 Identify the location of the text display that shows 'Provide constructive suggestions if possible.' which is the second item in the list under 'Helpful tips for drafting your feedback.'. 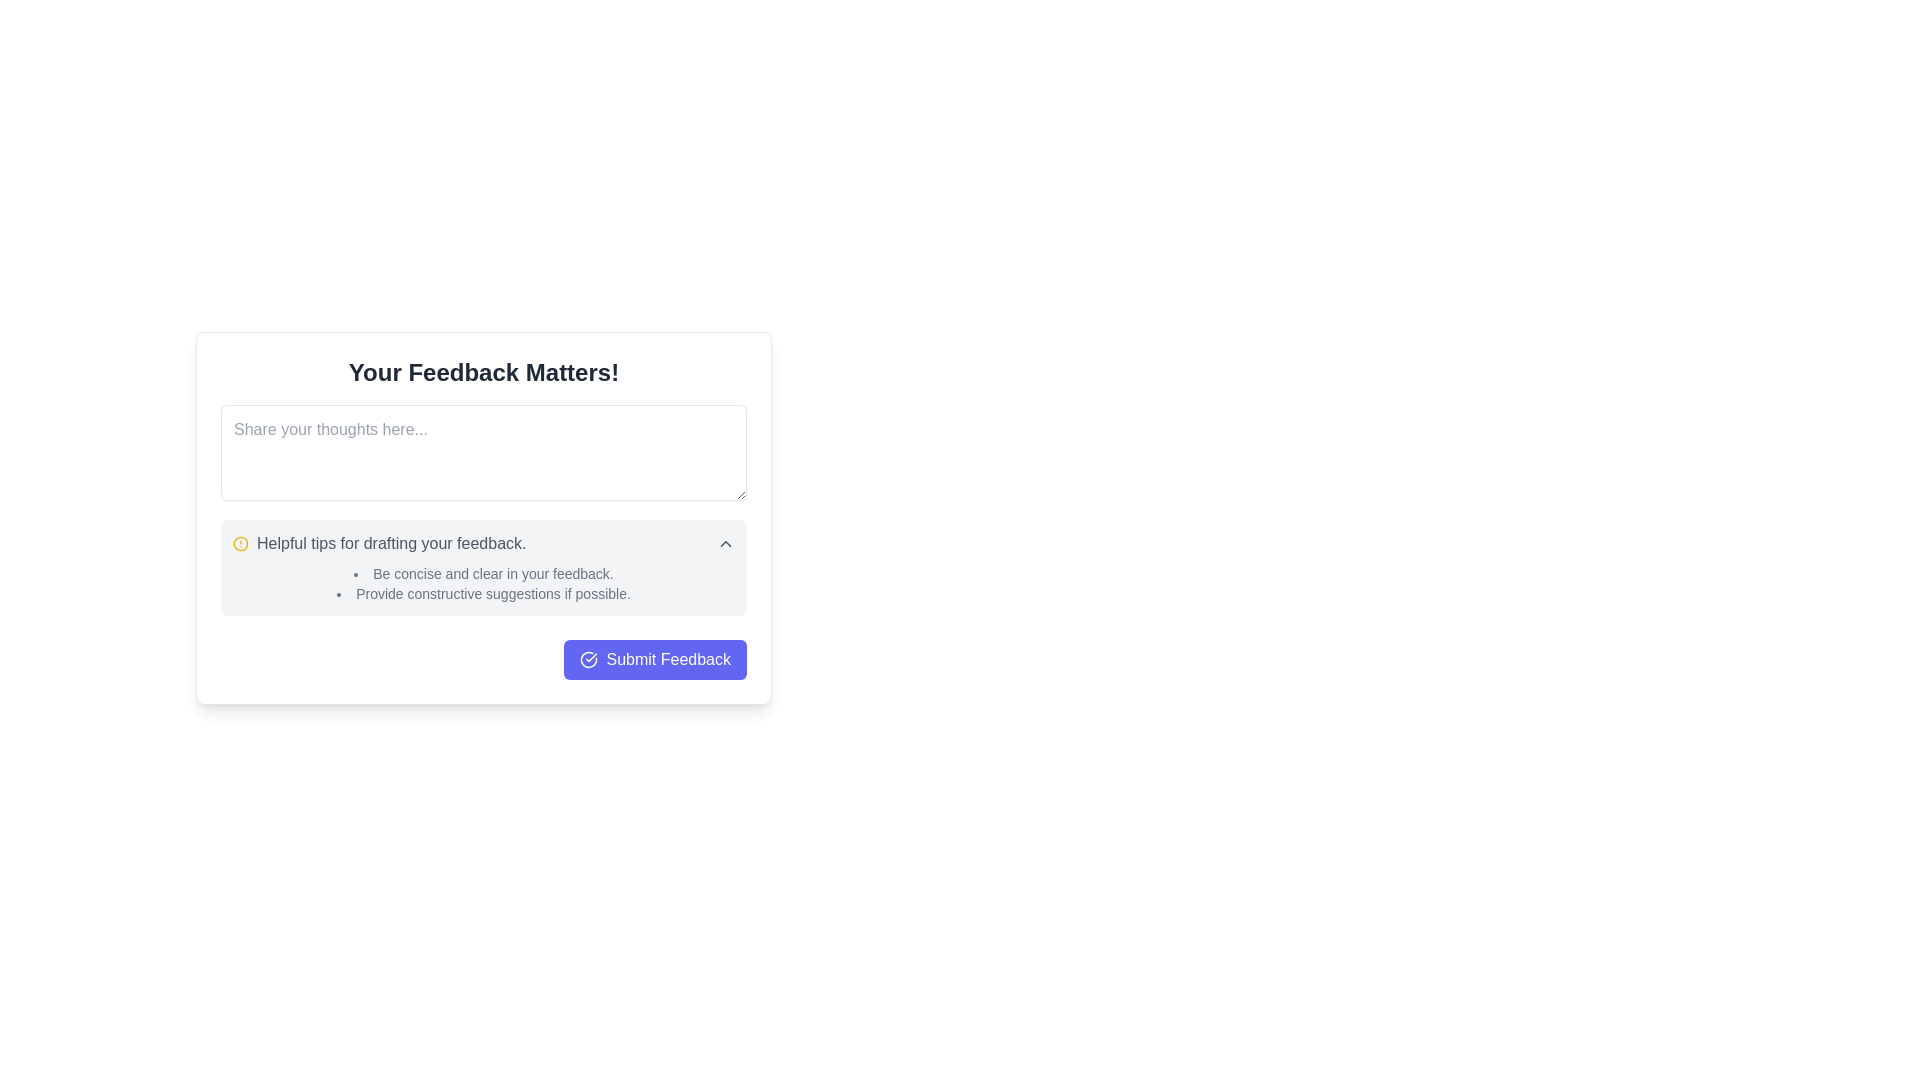
(484, 593).